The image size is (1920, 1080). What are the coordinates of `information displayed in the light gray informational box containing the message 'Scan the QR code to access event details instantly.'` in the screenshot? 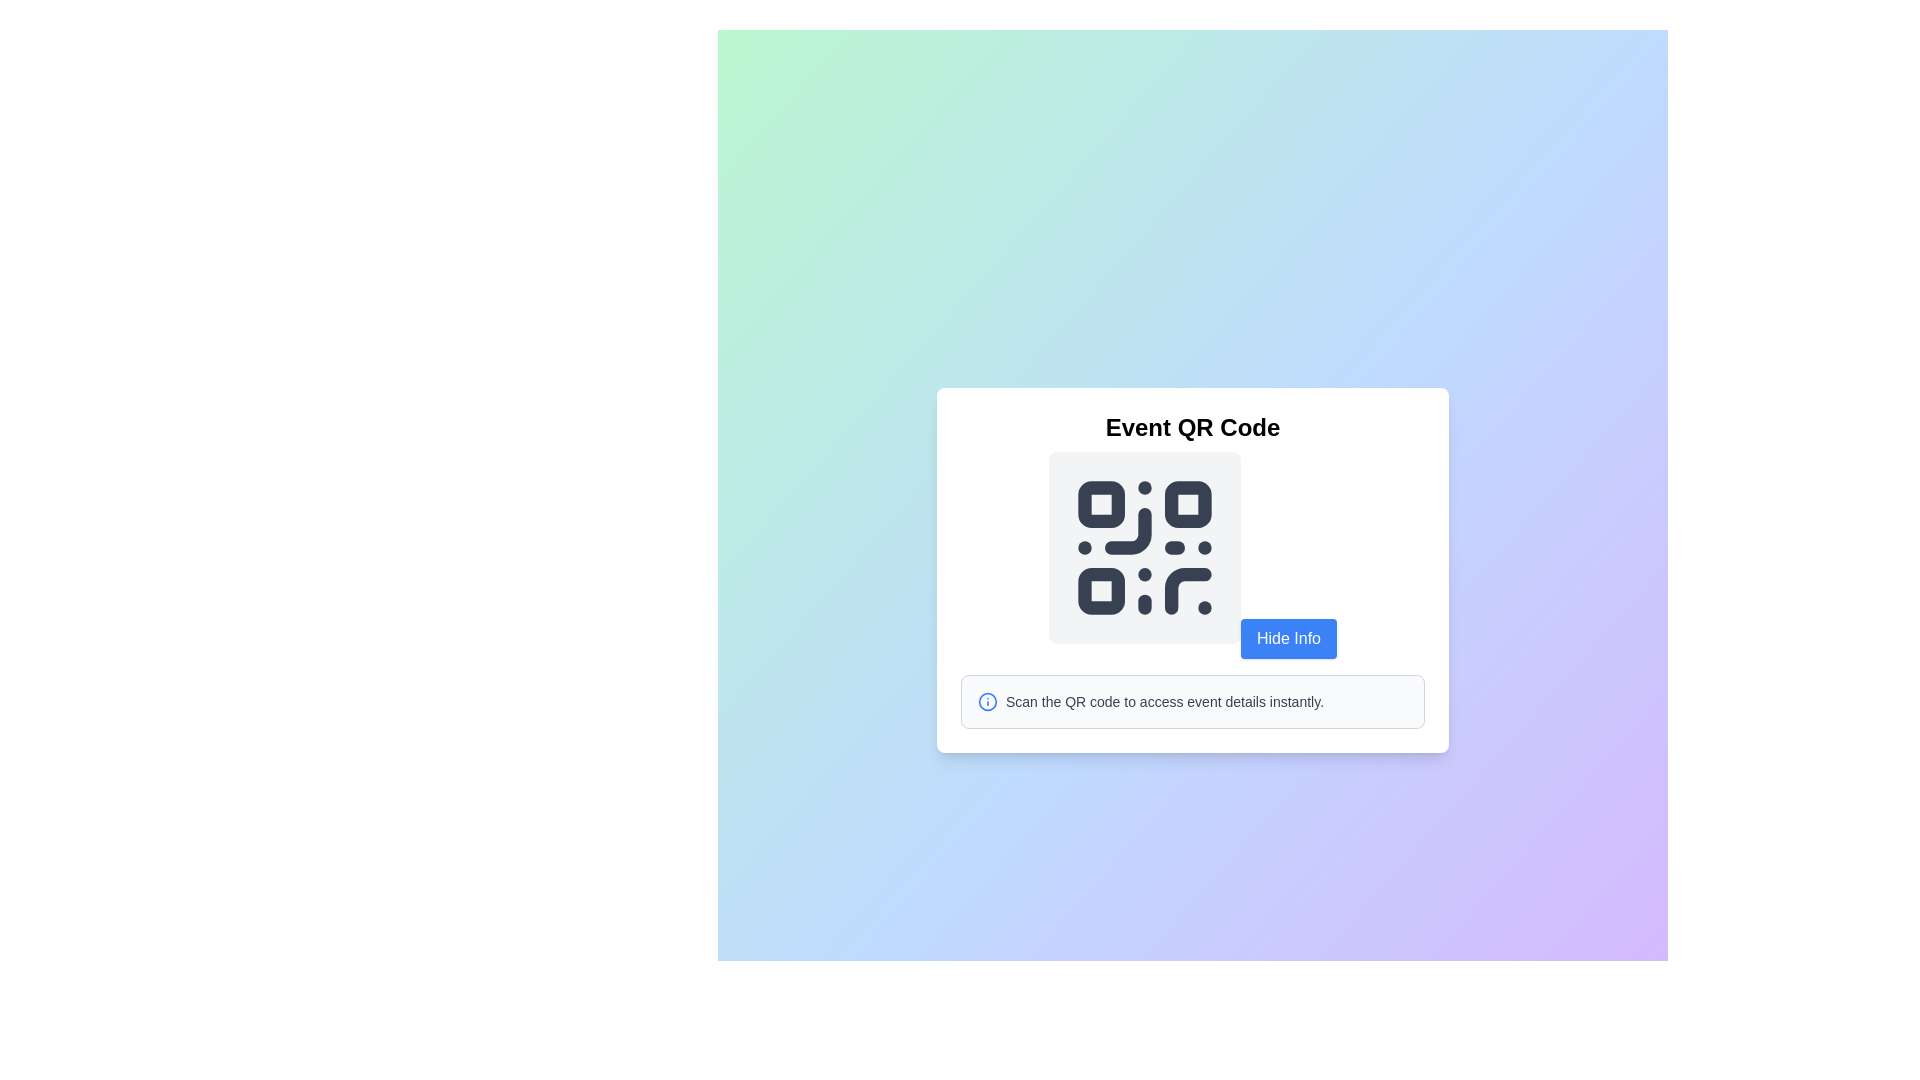 It's located at (1193, 700).